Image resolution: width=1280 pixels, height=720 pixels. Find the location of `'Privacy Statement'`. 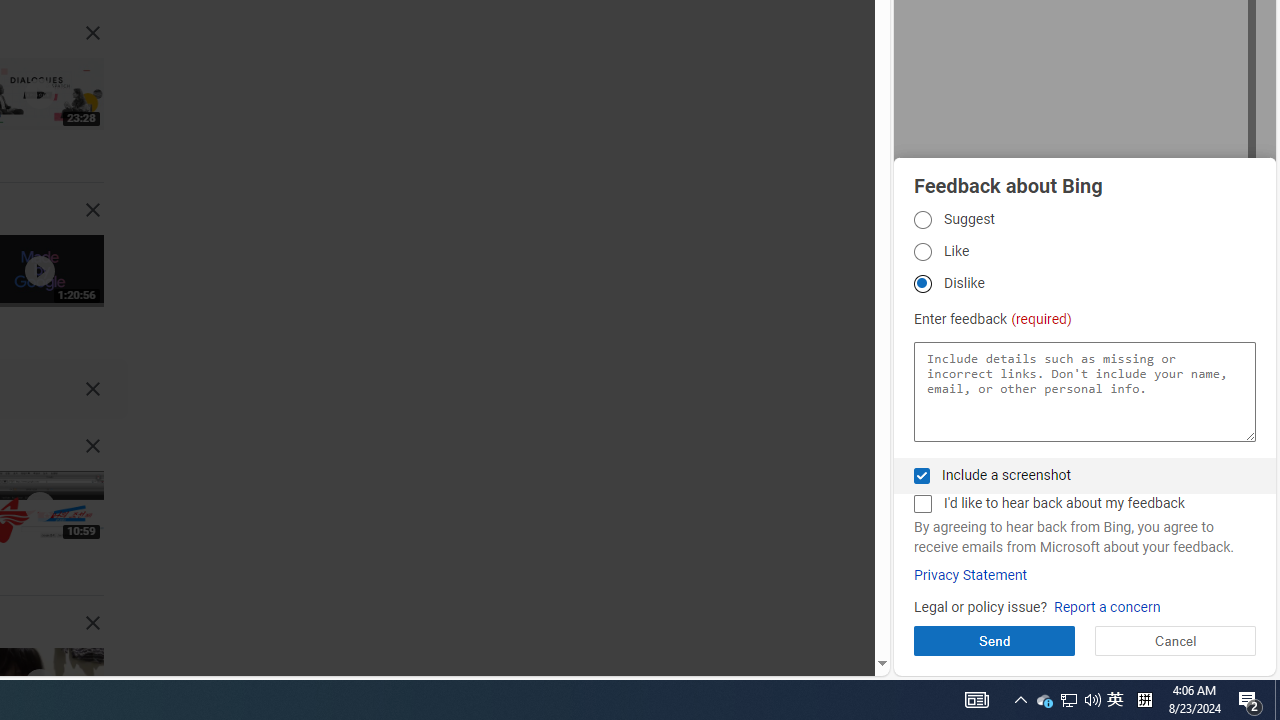

'Privacy Statement' is located at coordinates (970, 575).